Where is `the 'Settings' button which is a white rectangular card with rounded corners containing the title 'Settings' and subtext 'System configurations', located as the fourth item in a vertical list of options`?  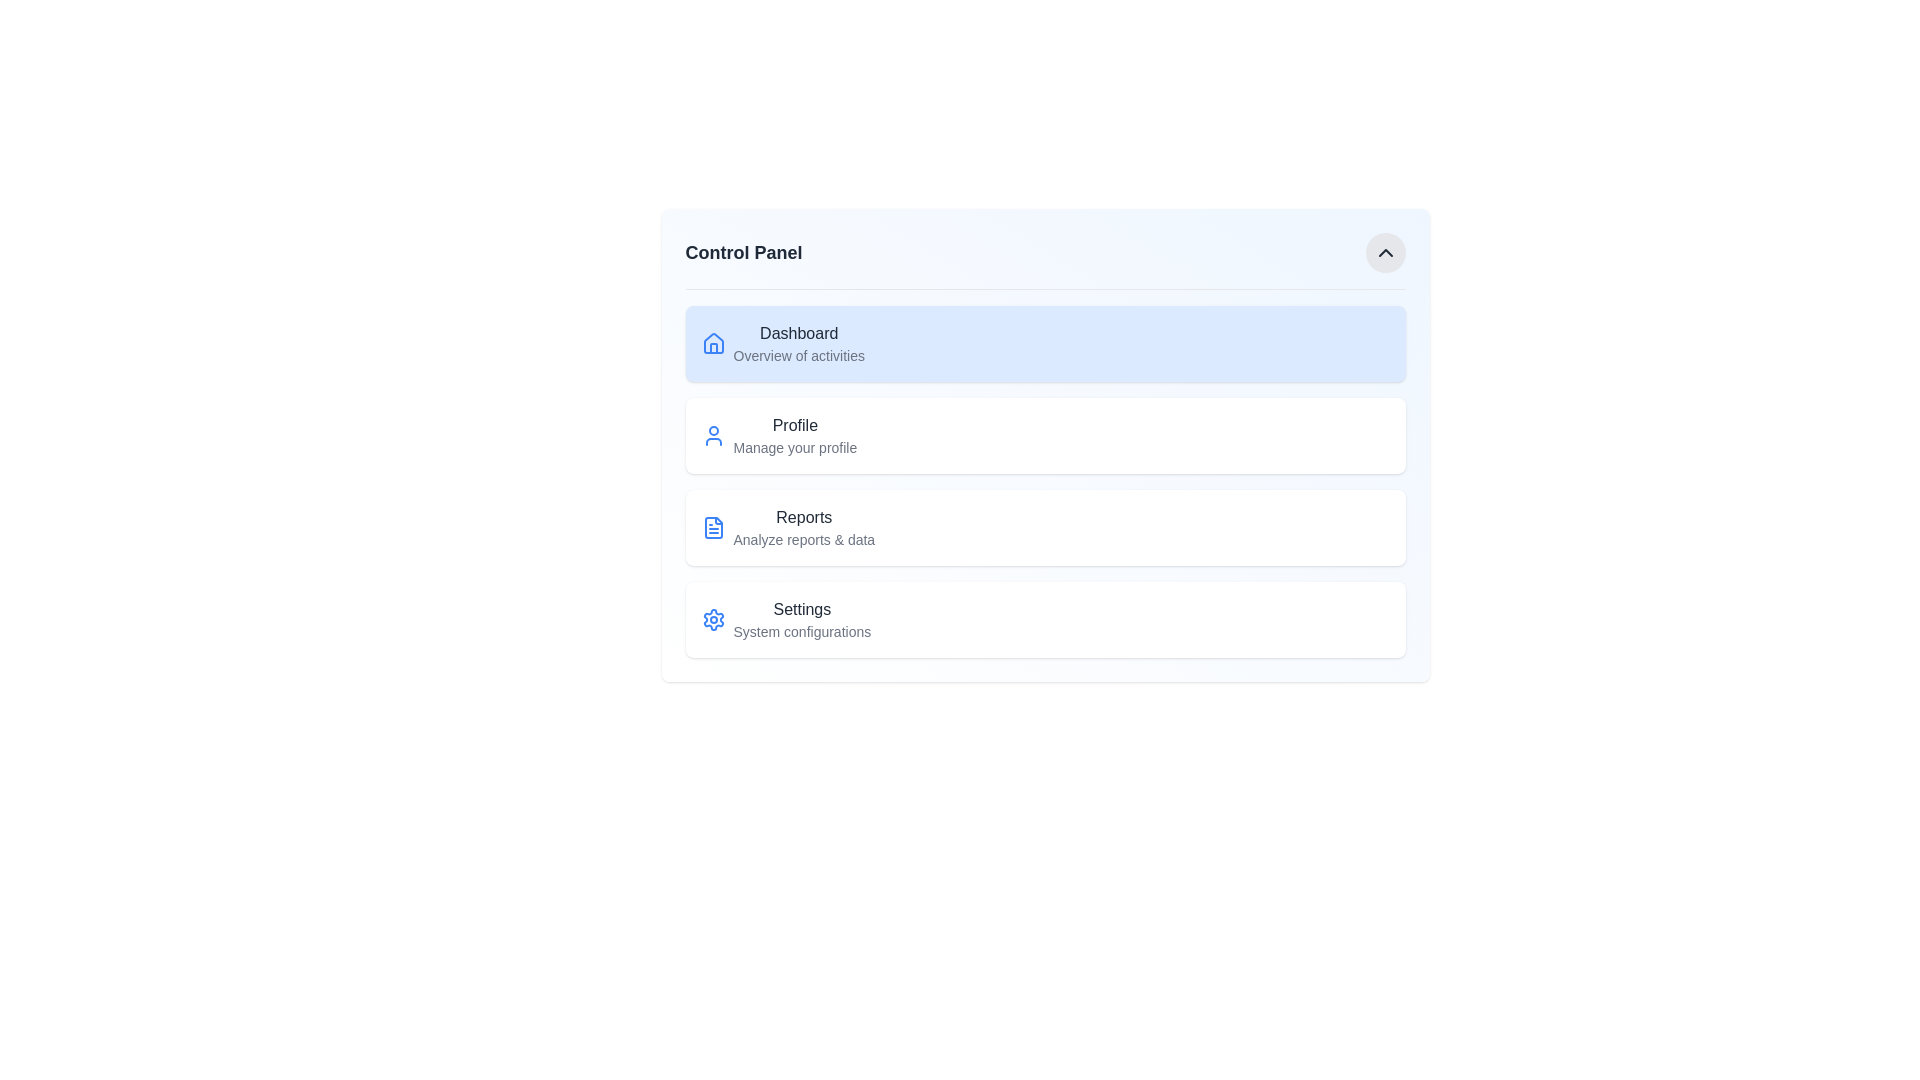
the 'Settings' button which is a white rectangular card with rounded corners containing the title 'Settings' and subtext 'System configurations', located as the fourth item in a vertical list of options is located at coordinates (1044, 619).